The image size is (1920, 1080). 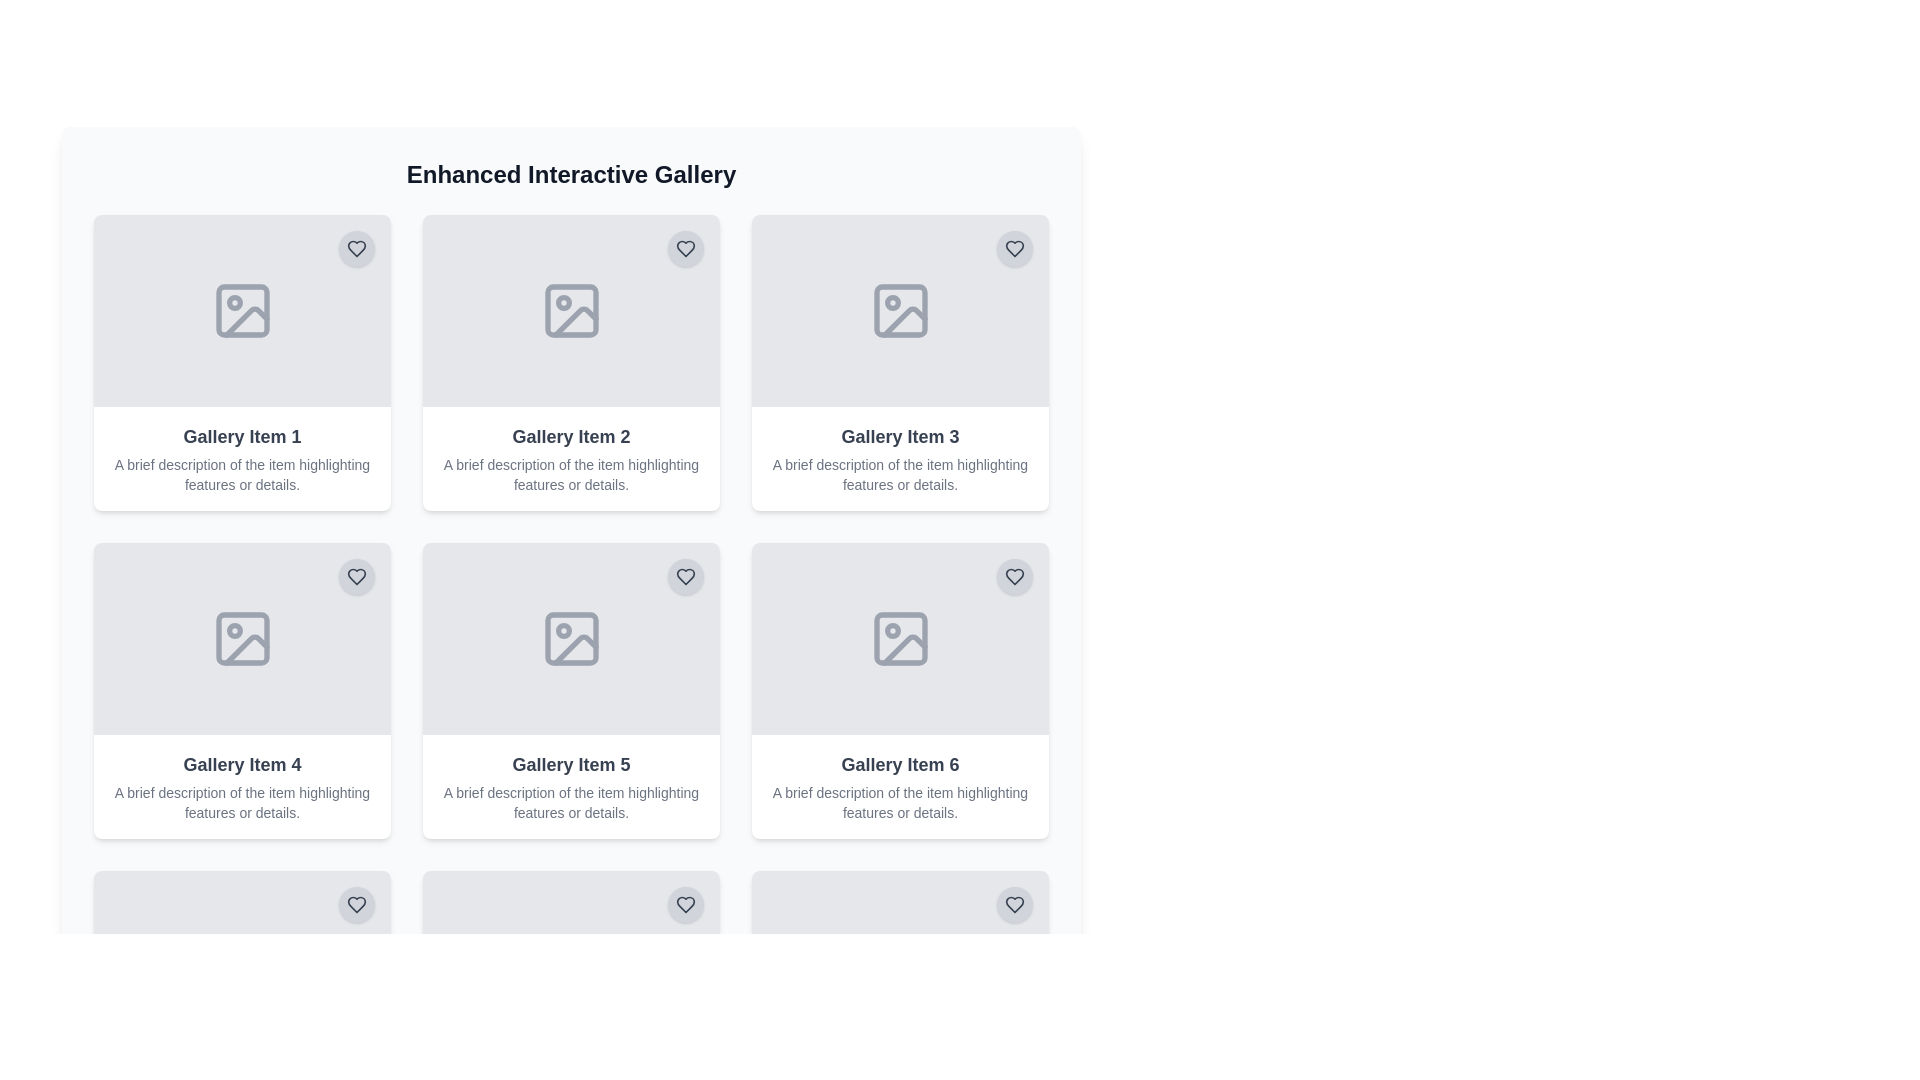 What do you see at coordinates (899, 785) in the screenshot?
I see `the text content titled 'Gallery Item 6' which is in bold, dark gray text with a lighter gray description below it, located at the bottom of the sixth gallery card in the second row and third column of the gallery` at bounding box center [899, 785].